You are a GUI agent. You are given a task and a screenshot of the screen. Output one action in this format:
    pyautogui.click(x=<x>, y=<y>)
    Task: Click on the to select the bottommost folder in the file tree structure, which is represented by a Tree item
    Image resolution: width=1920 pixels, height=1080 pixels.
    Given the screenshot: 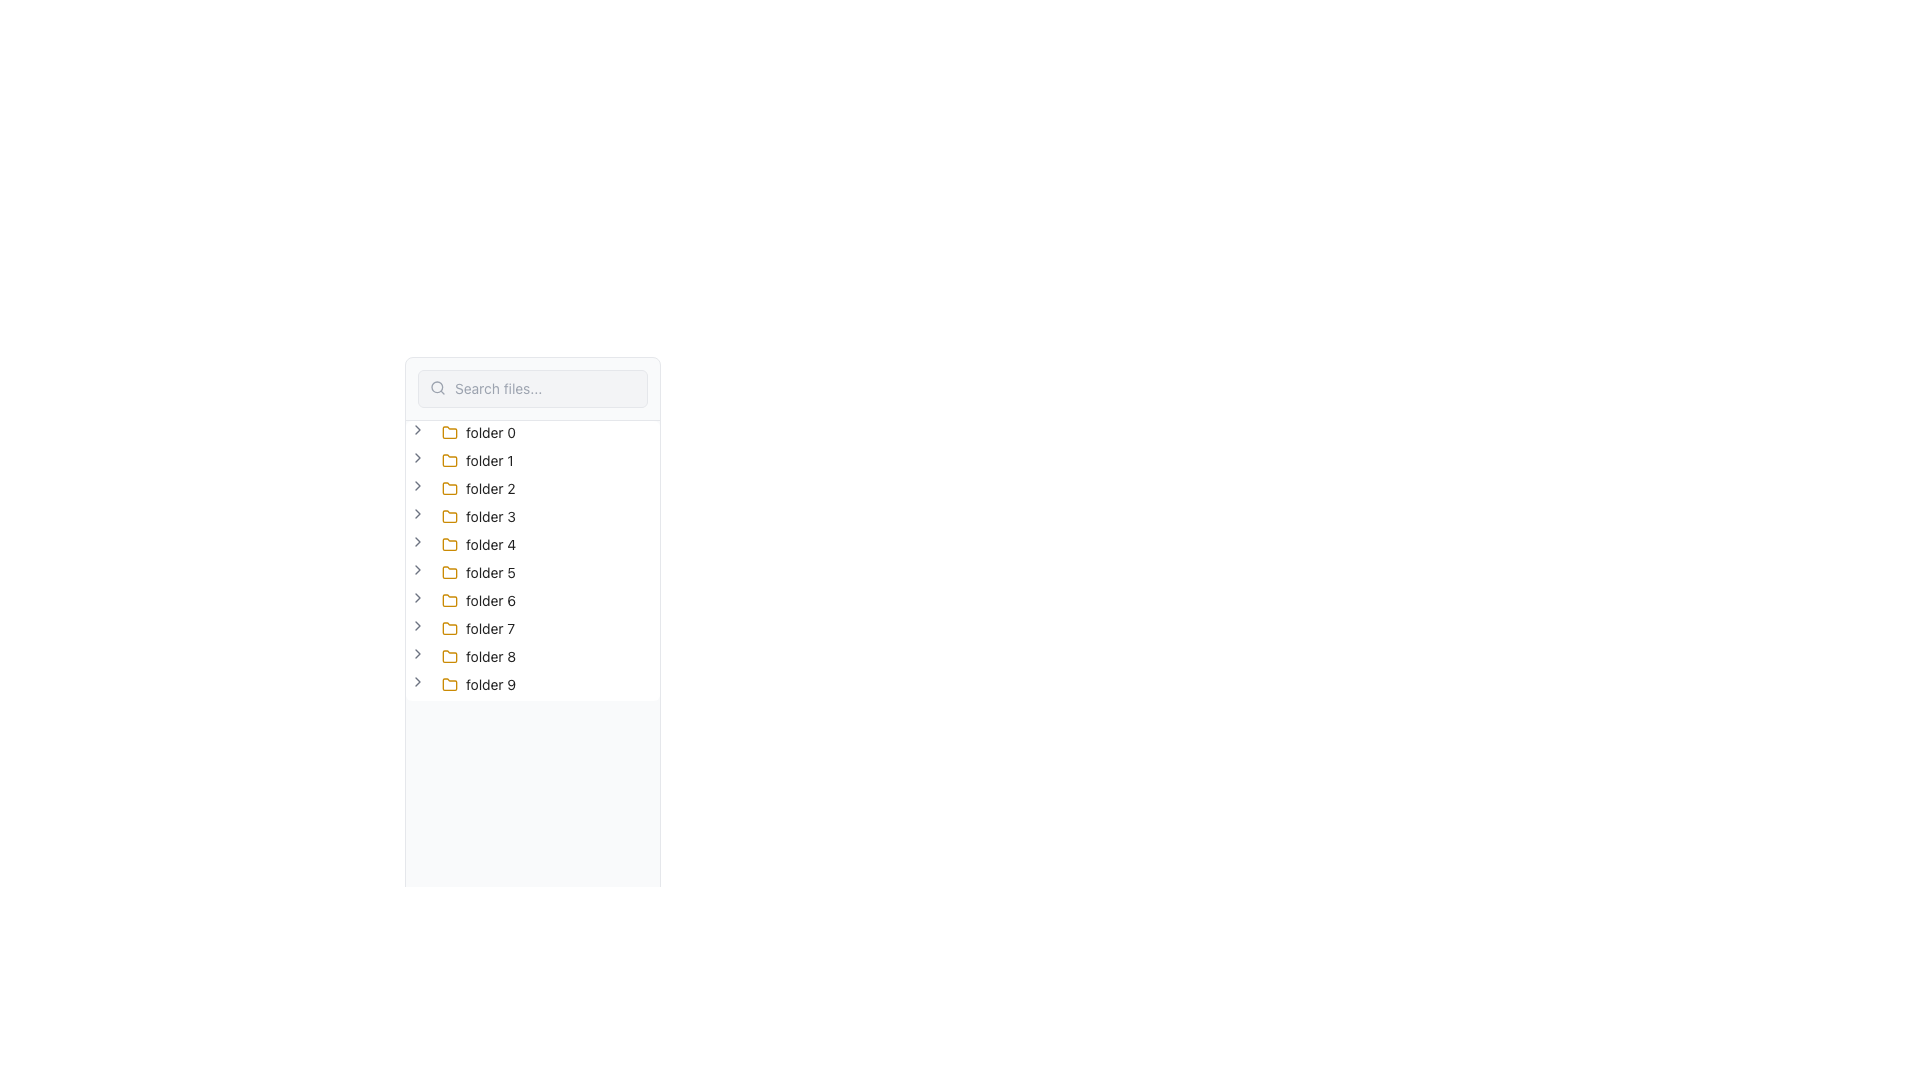 What is the action you would take?
    pyautogui.click(x=464, y=684)
    